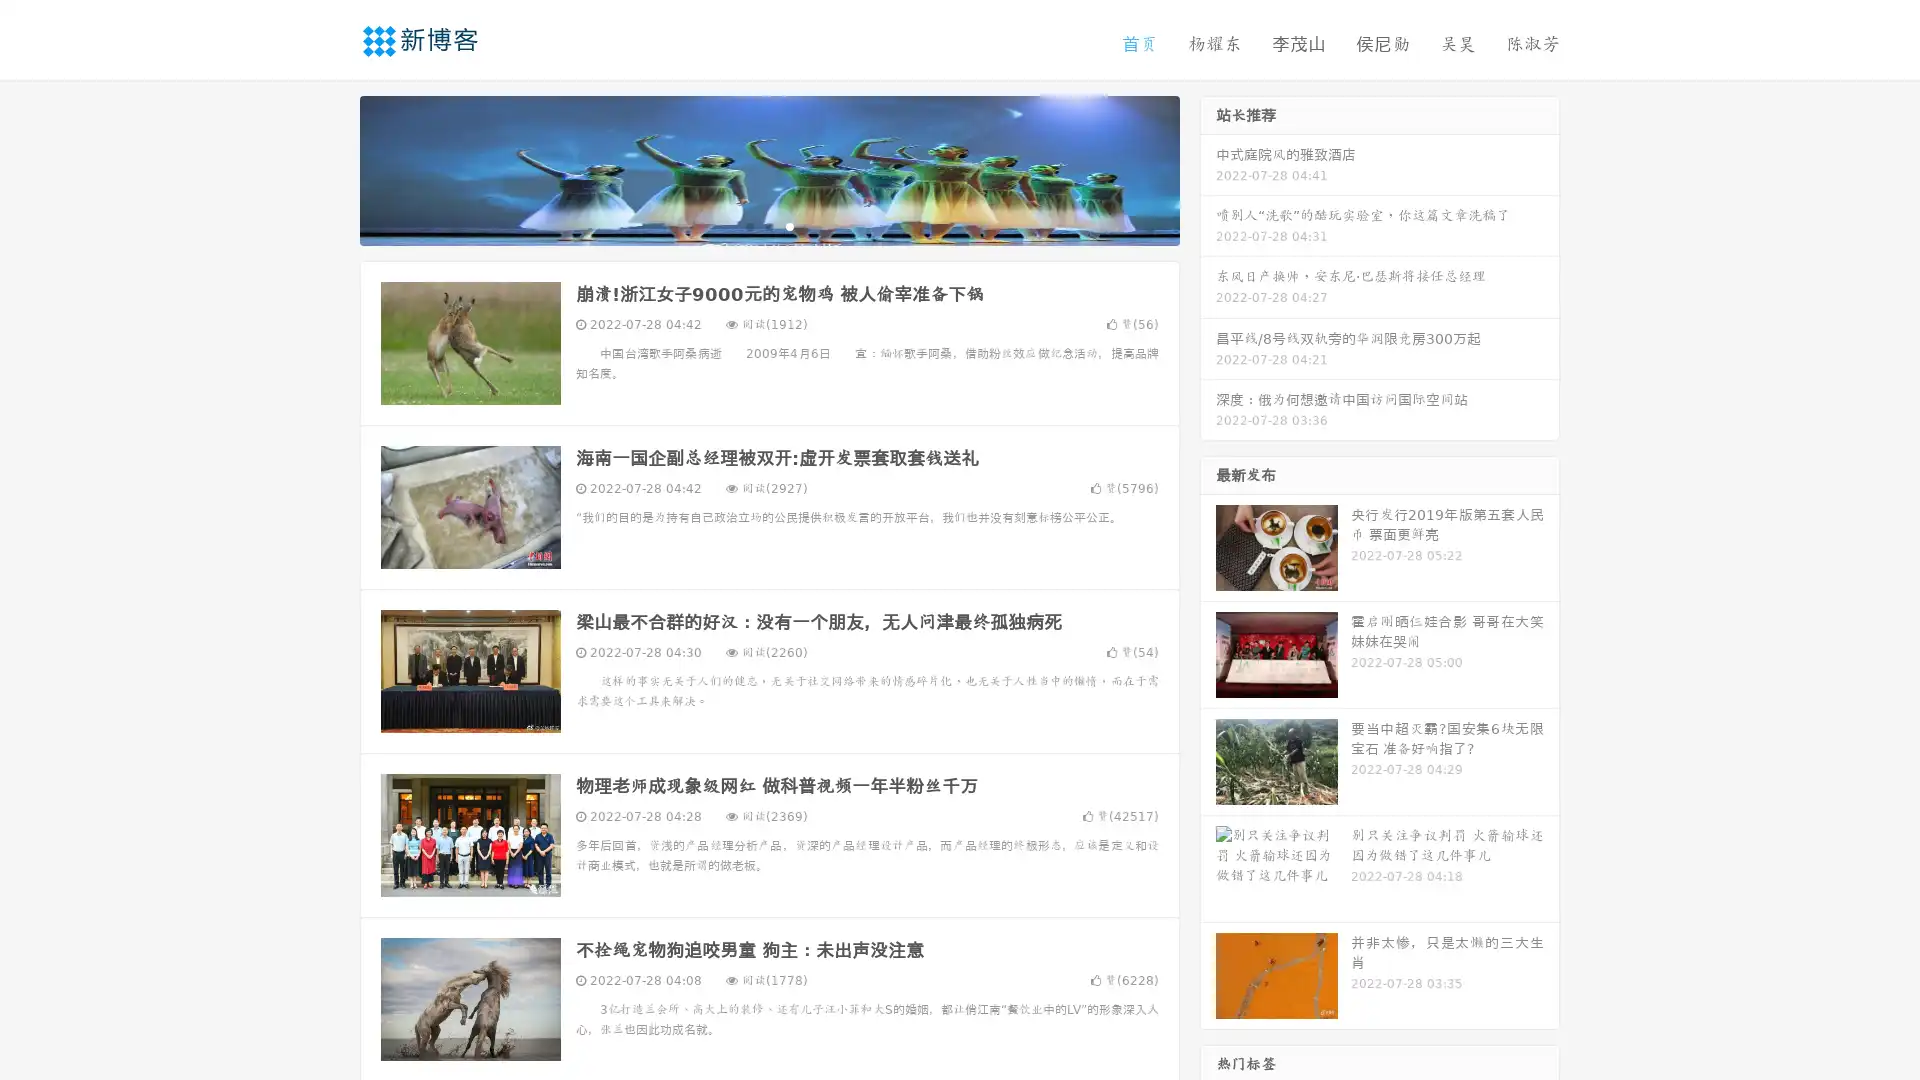 The image size is (1920, 1080). Describe the element at coordinates (1208, 168) in the screenshot. I see `Next slide` at that location.